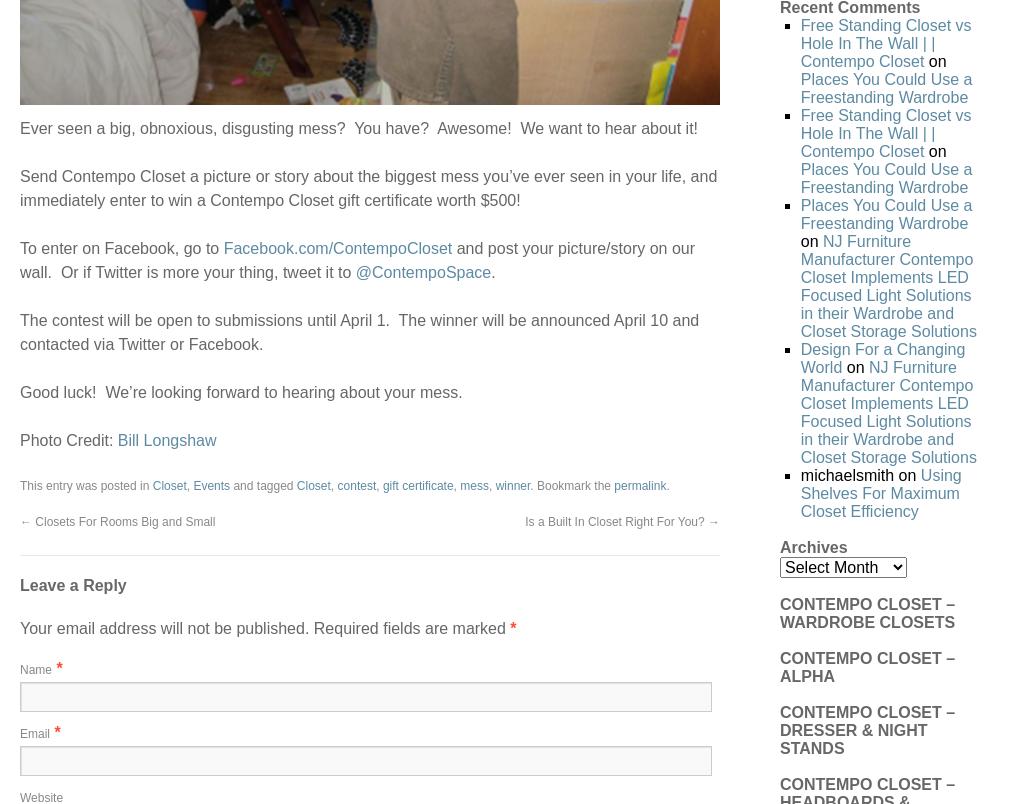 The image size is (1020, 804). What do you see at coordinates (241, 390) in the screenshot?
I see `'Good luck!  We’re looking forward to hearing about your mess.'` at bounding box center [241, 390].